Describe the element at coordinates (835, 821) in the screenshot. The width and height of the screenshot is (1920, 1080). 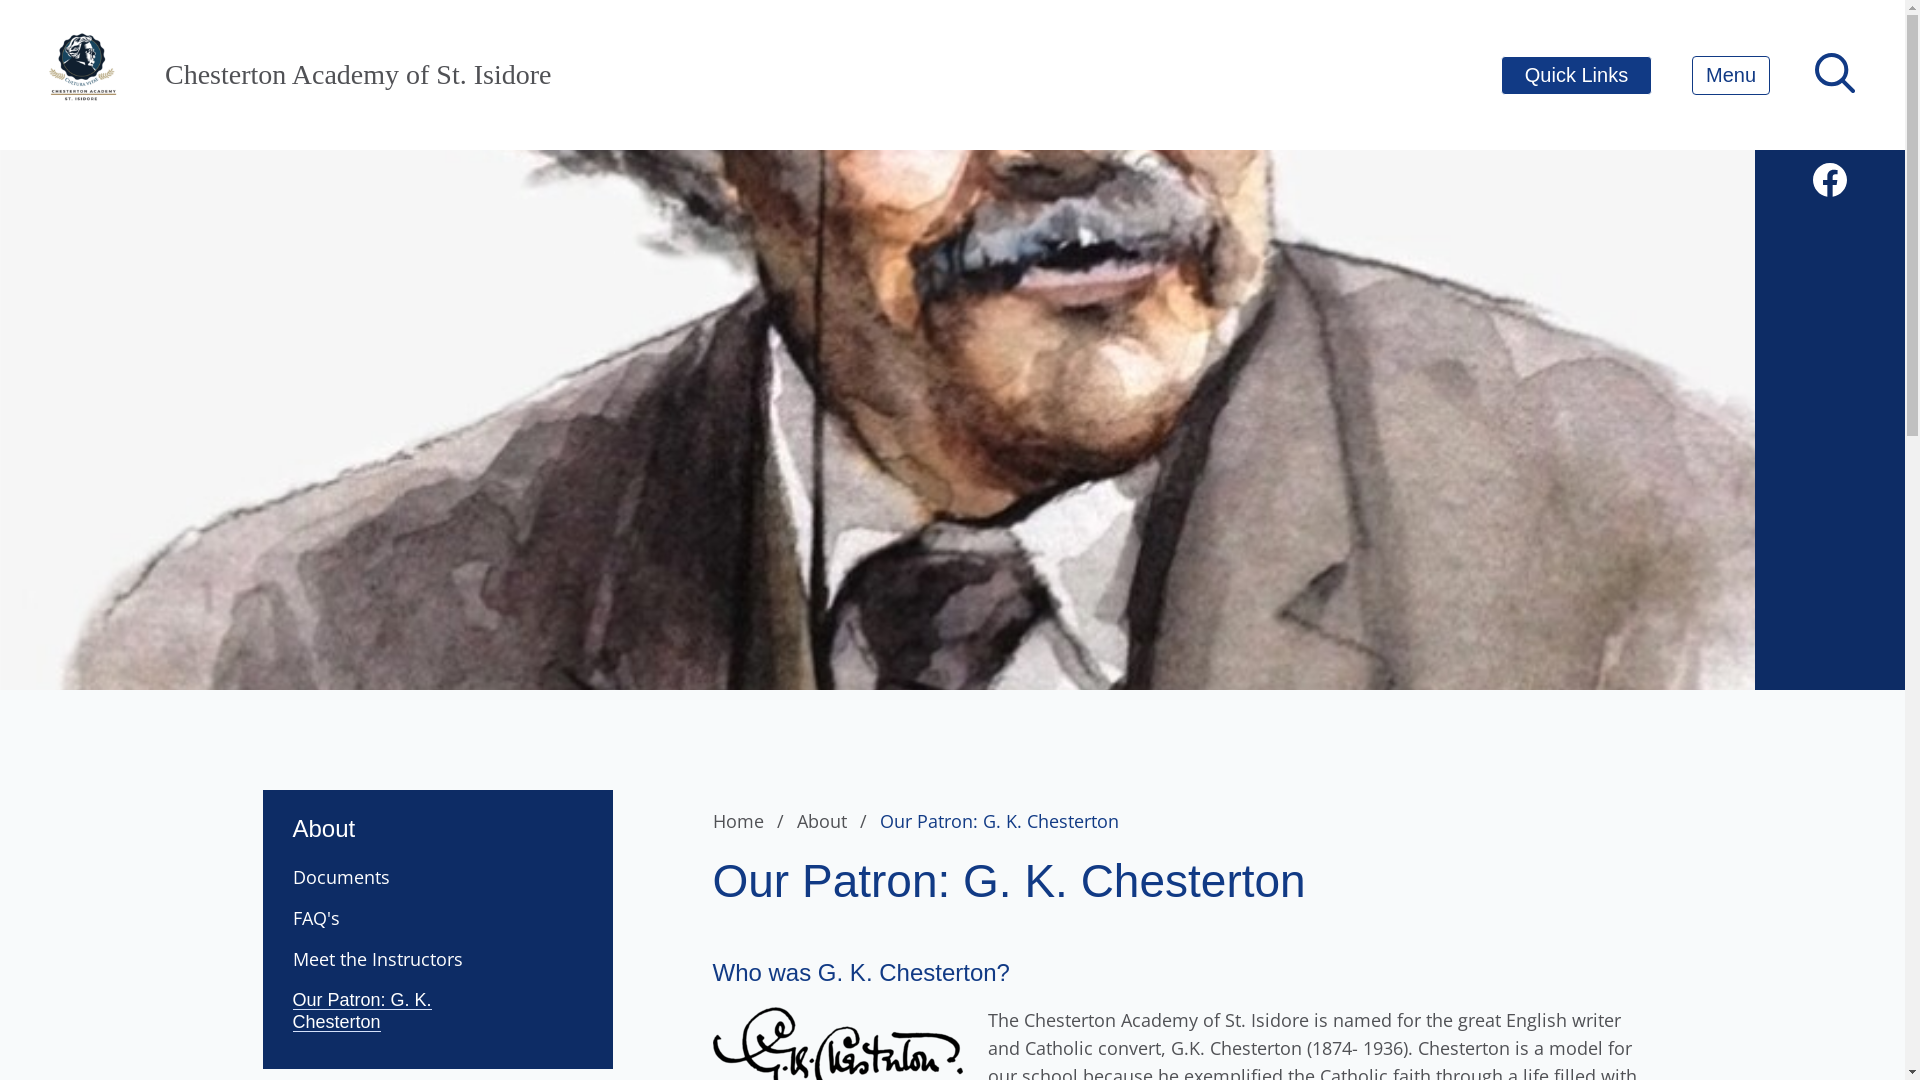
I see `'About'` at that location.